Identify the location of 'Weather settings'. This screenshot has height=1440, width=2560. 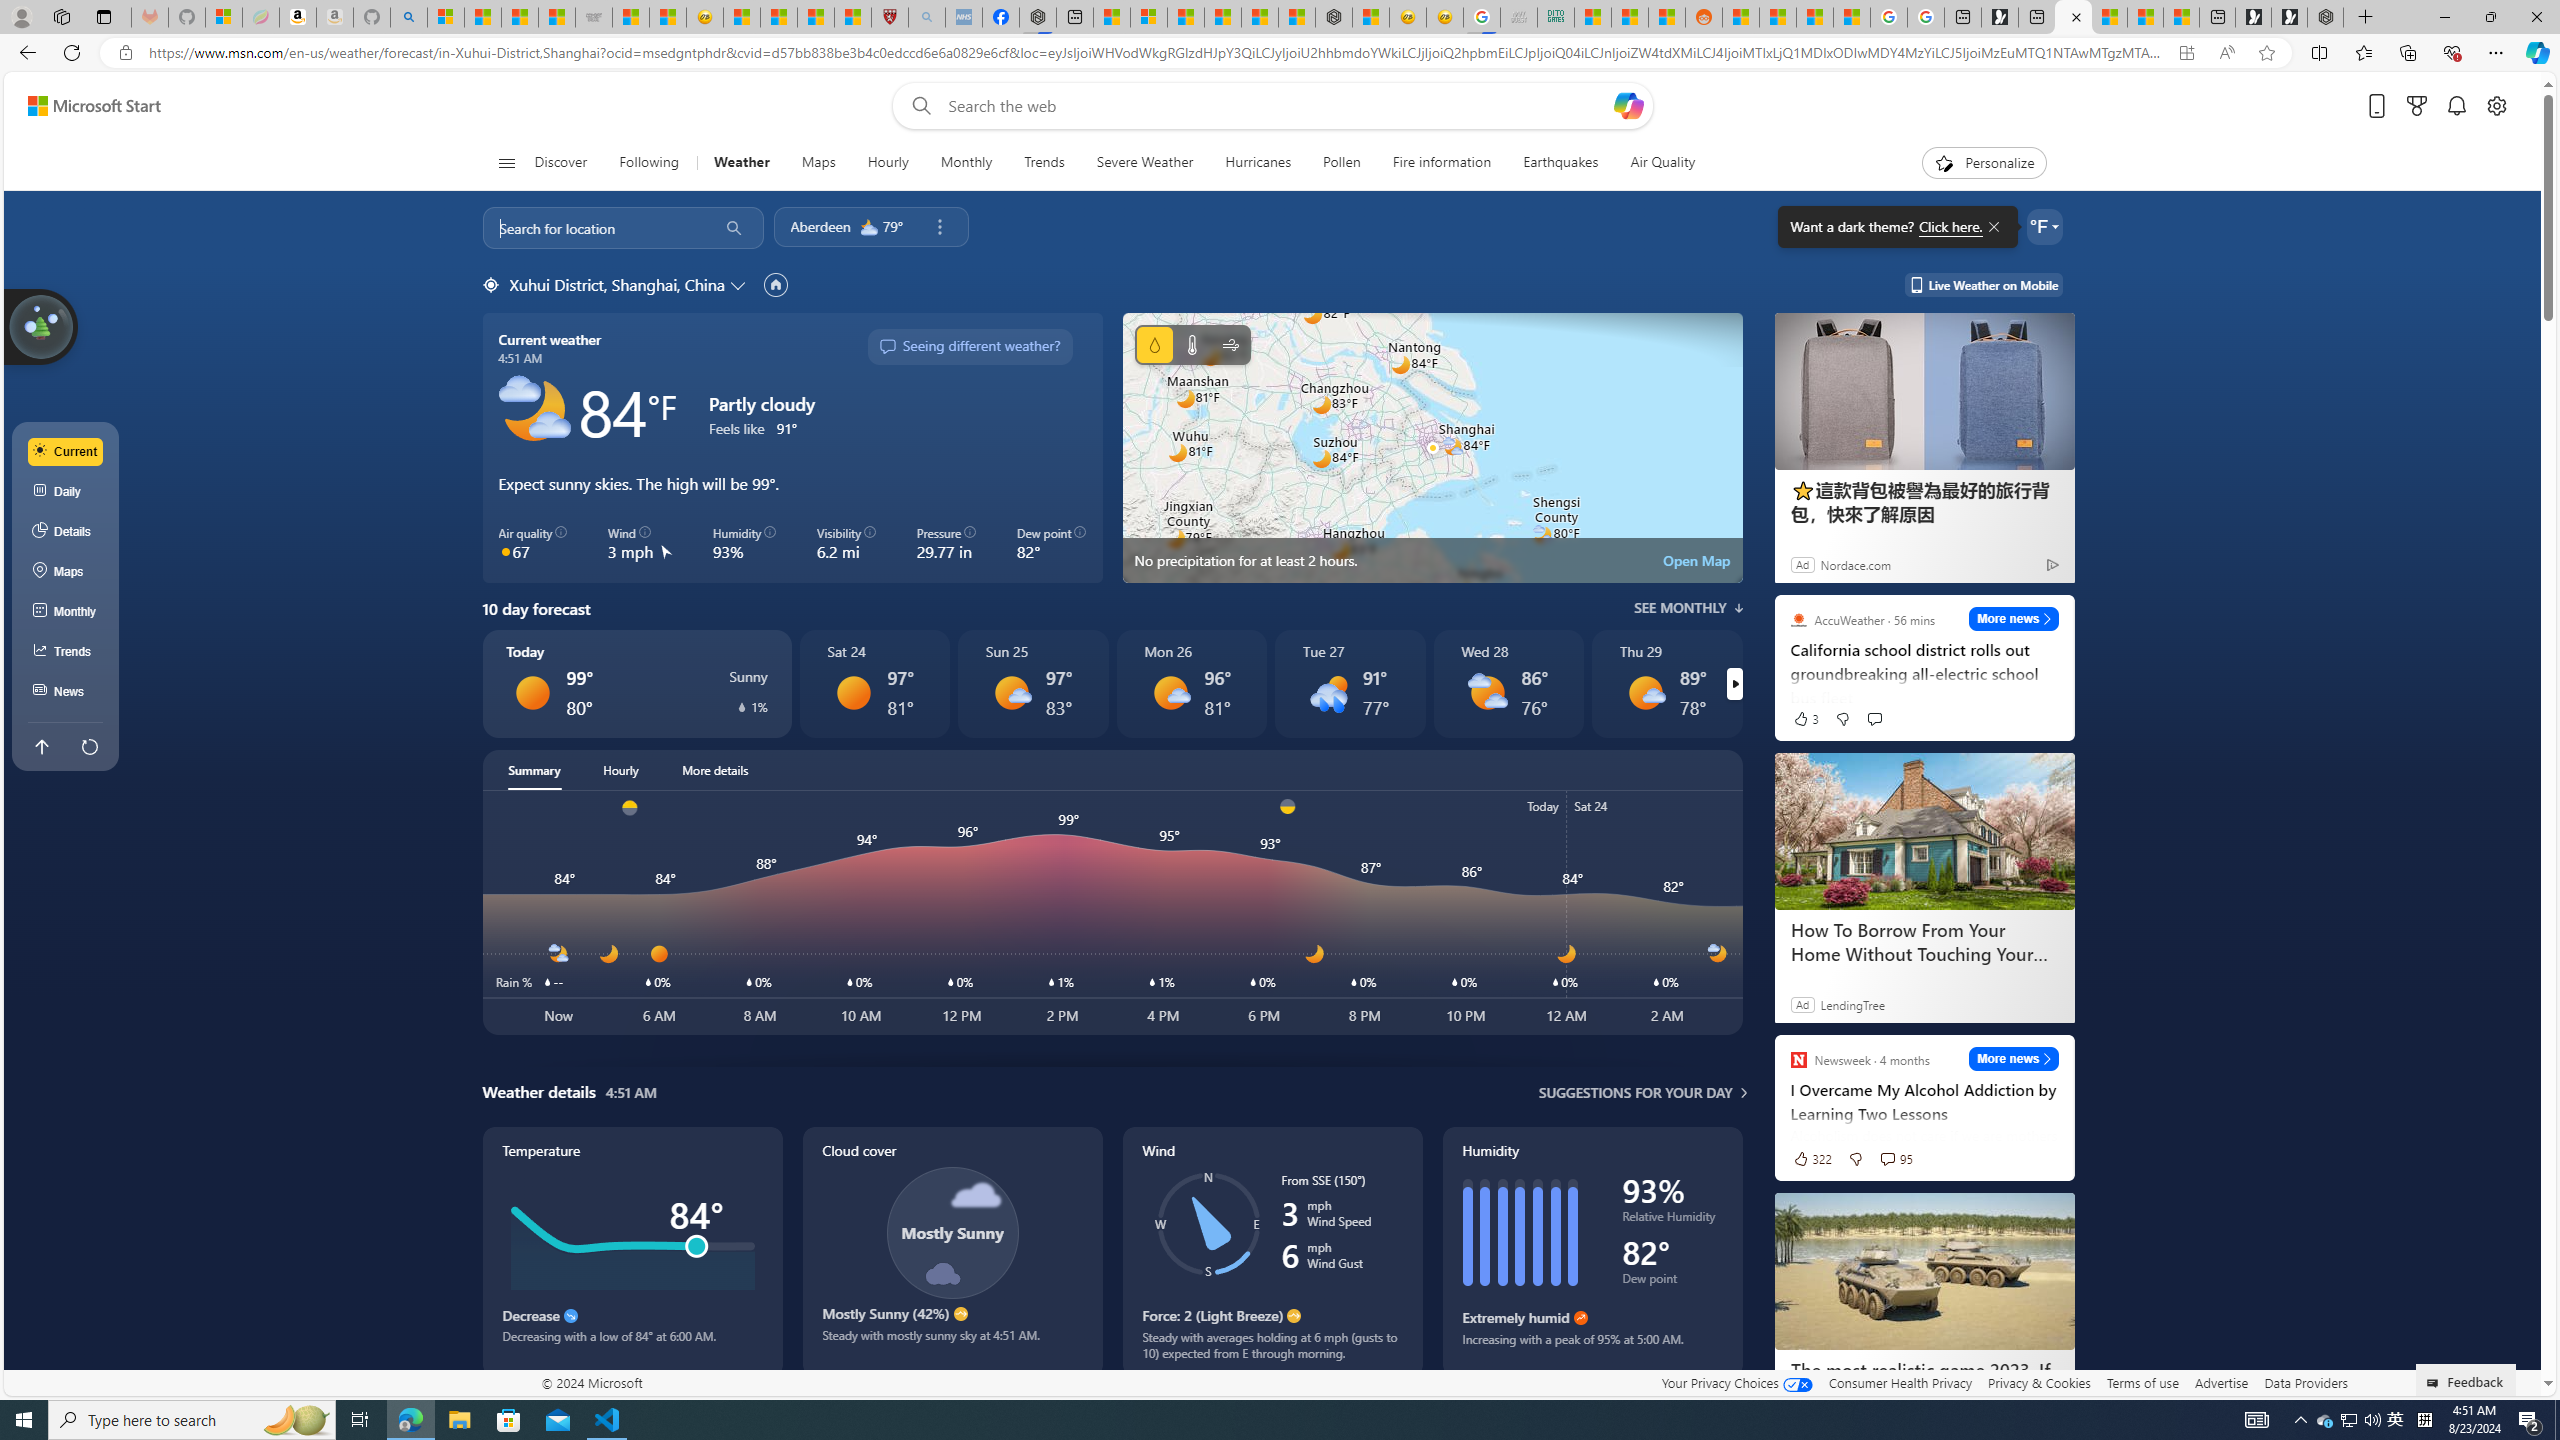
(2043, 225).